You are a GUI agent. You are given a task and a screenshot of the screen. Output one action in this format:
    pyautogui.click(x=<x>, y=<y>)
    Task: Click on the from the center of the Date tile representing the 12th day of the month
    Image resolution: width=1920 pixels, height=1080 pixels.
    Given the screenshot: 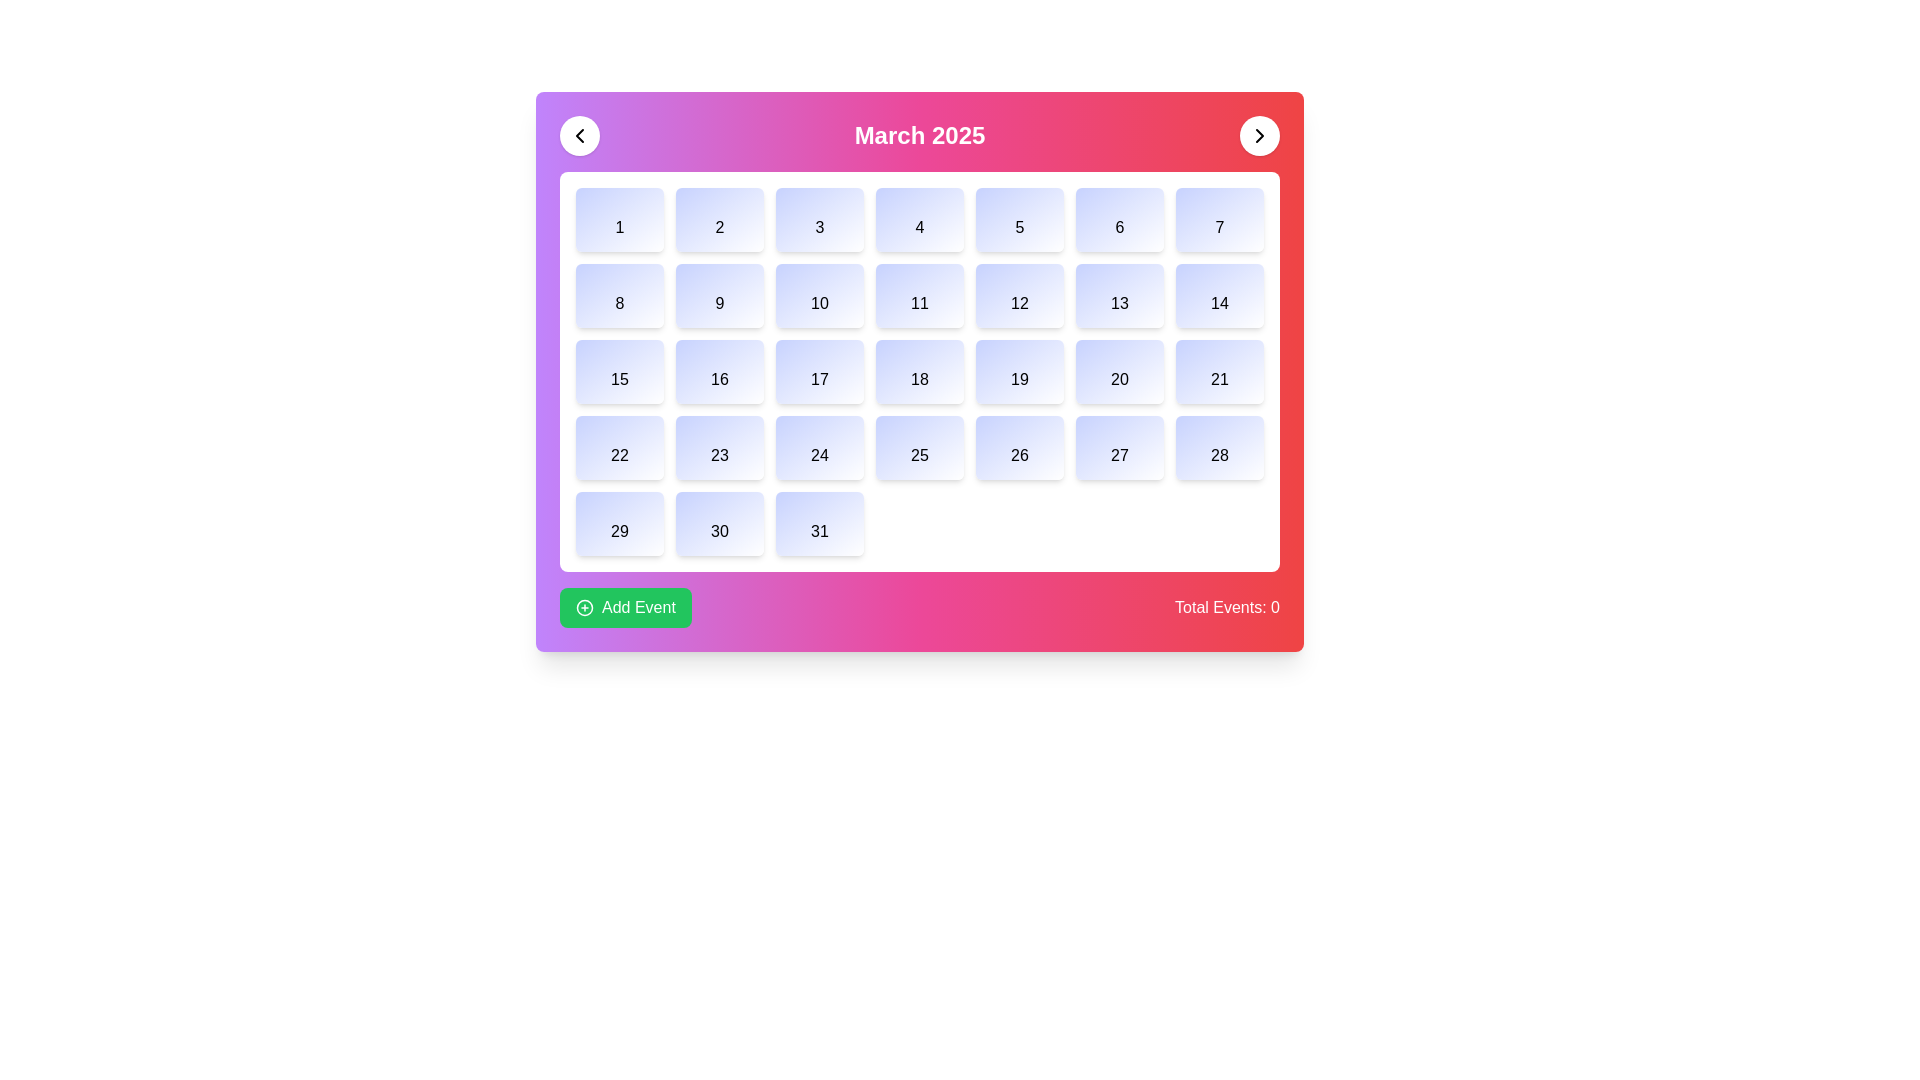 What is the action you would take?
    pyautogui.click(x=1019, y=296)
    